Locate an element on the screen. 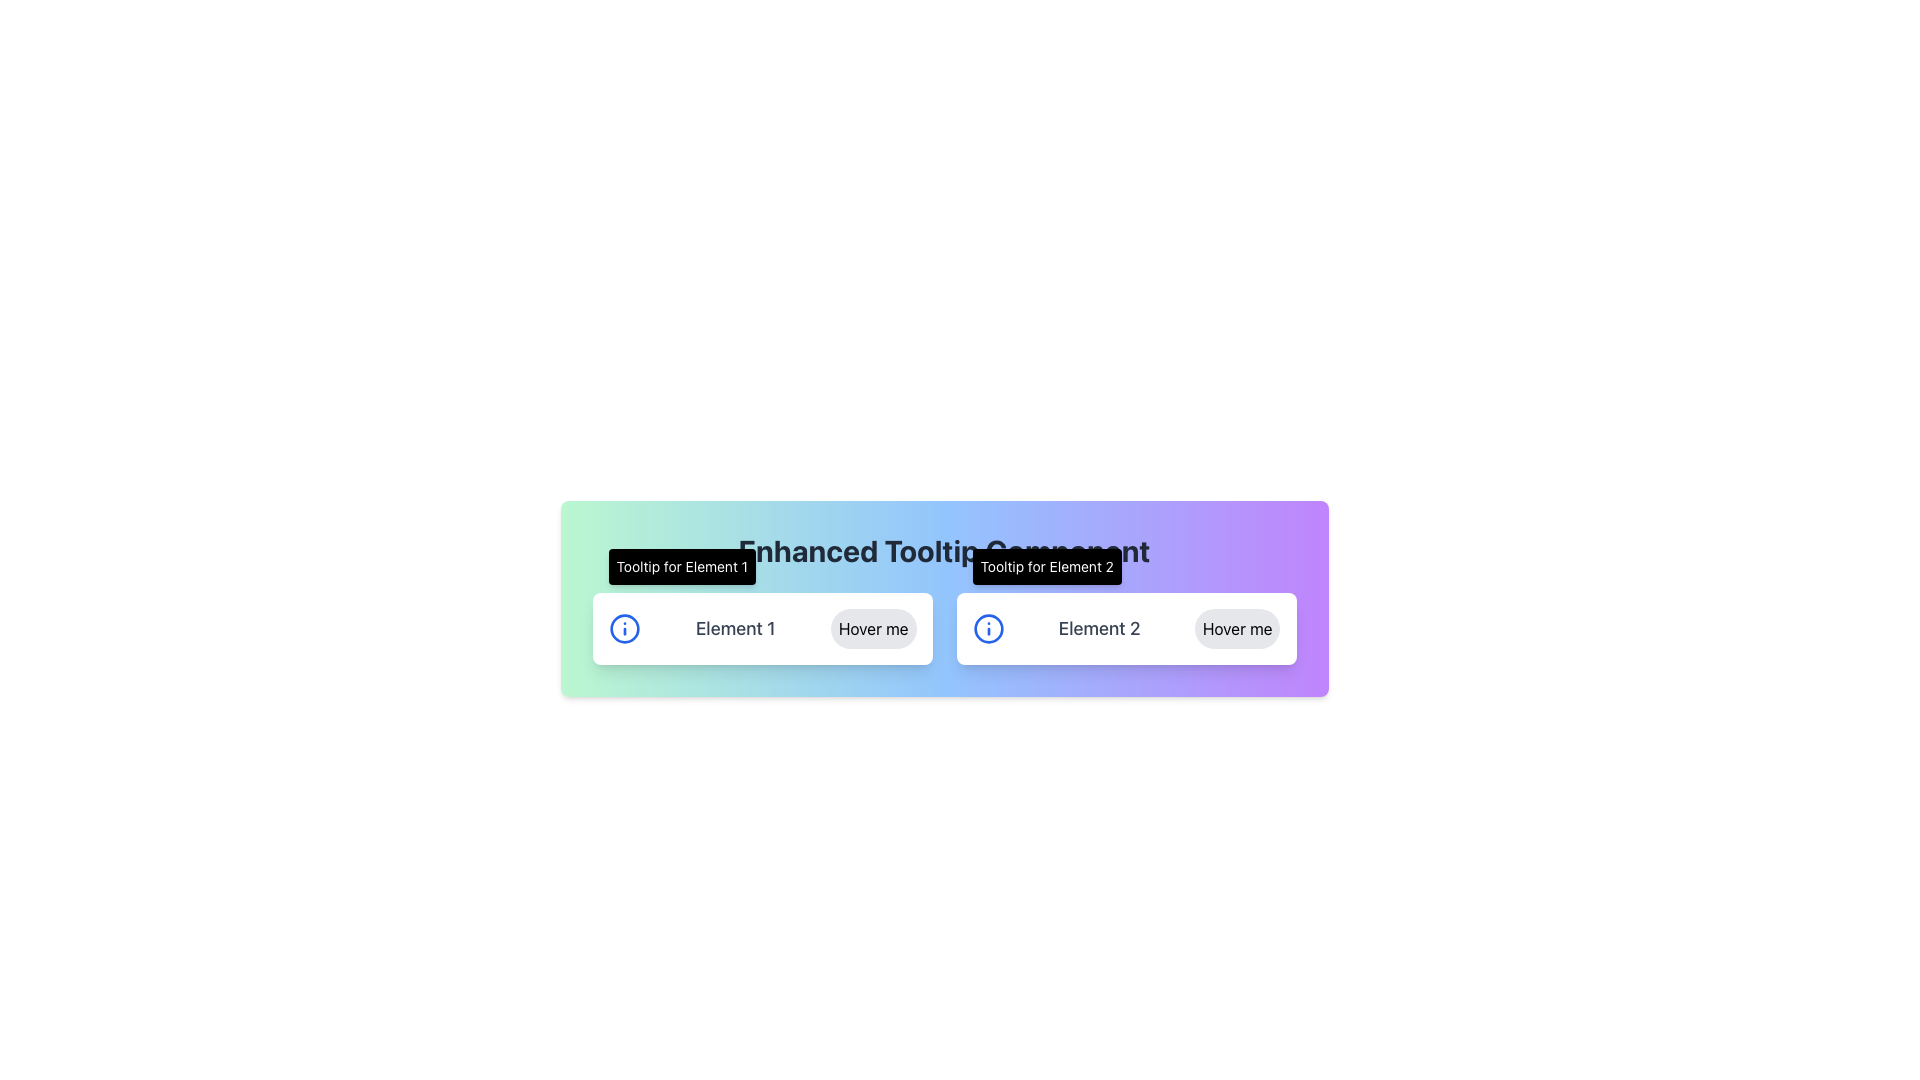 The width and height of the screenshot is (1920, 1080). information displayed in the tooltip that shows 'Tooltip for Element 2', which is a black rectangular box with white text positioned above the 'Hover me' button is located at coordinates (1046, 567).